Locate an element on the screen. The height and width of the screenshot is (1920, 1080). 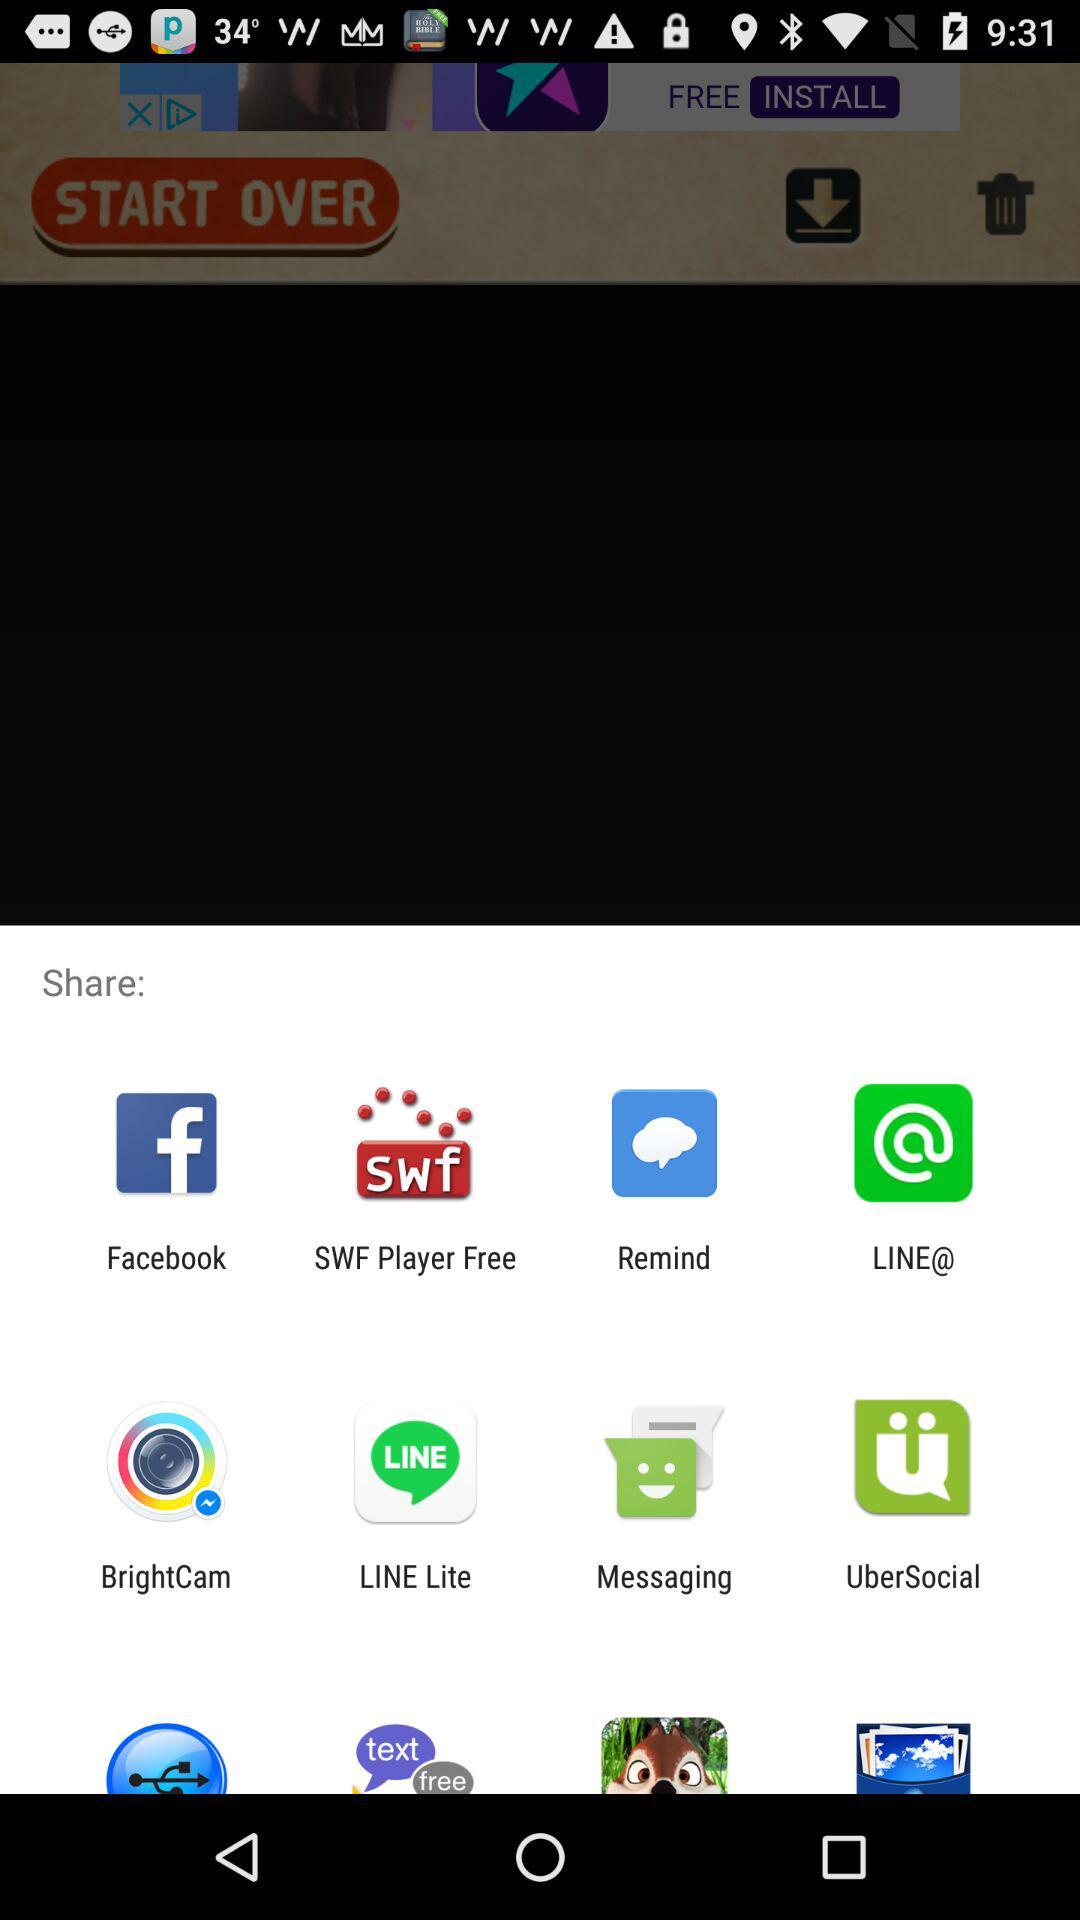
app next to remind is located at coordinates (414, 1274).